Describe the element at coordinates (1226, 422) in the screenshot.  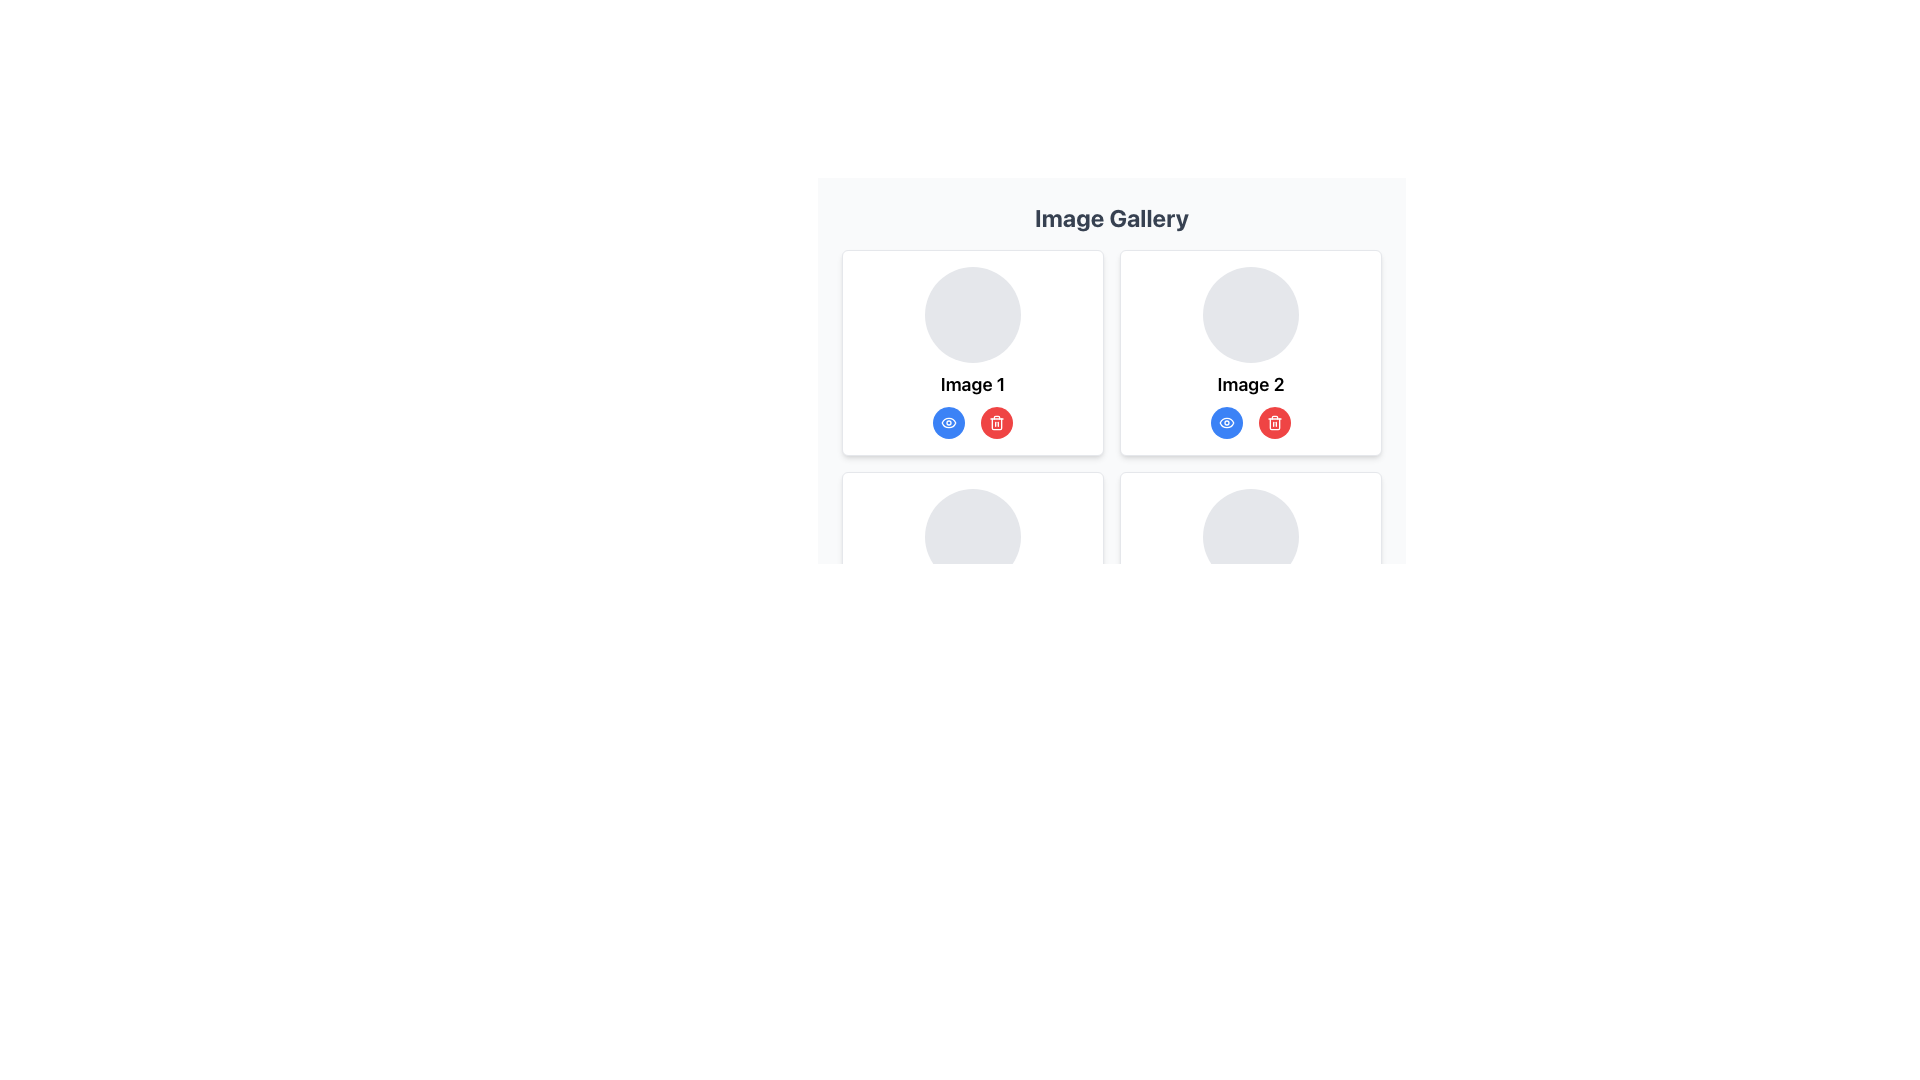
I see `the view icon button located in the lower left corner of the second item in the first row of the grid` at that location.